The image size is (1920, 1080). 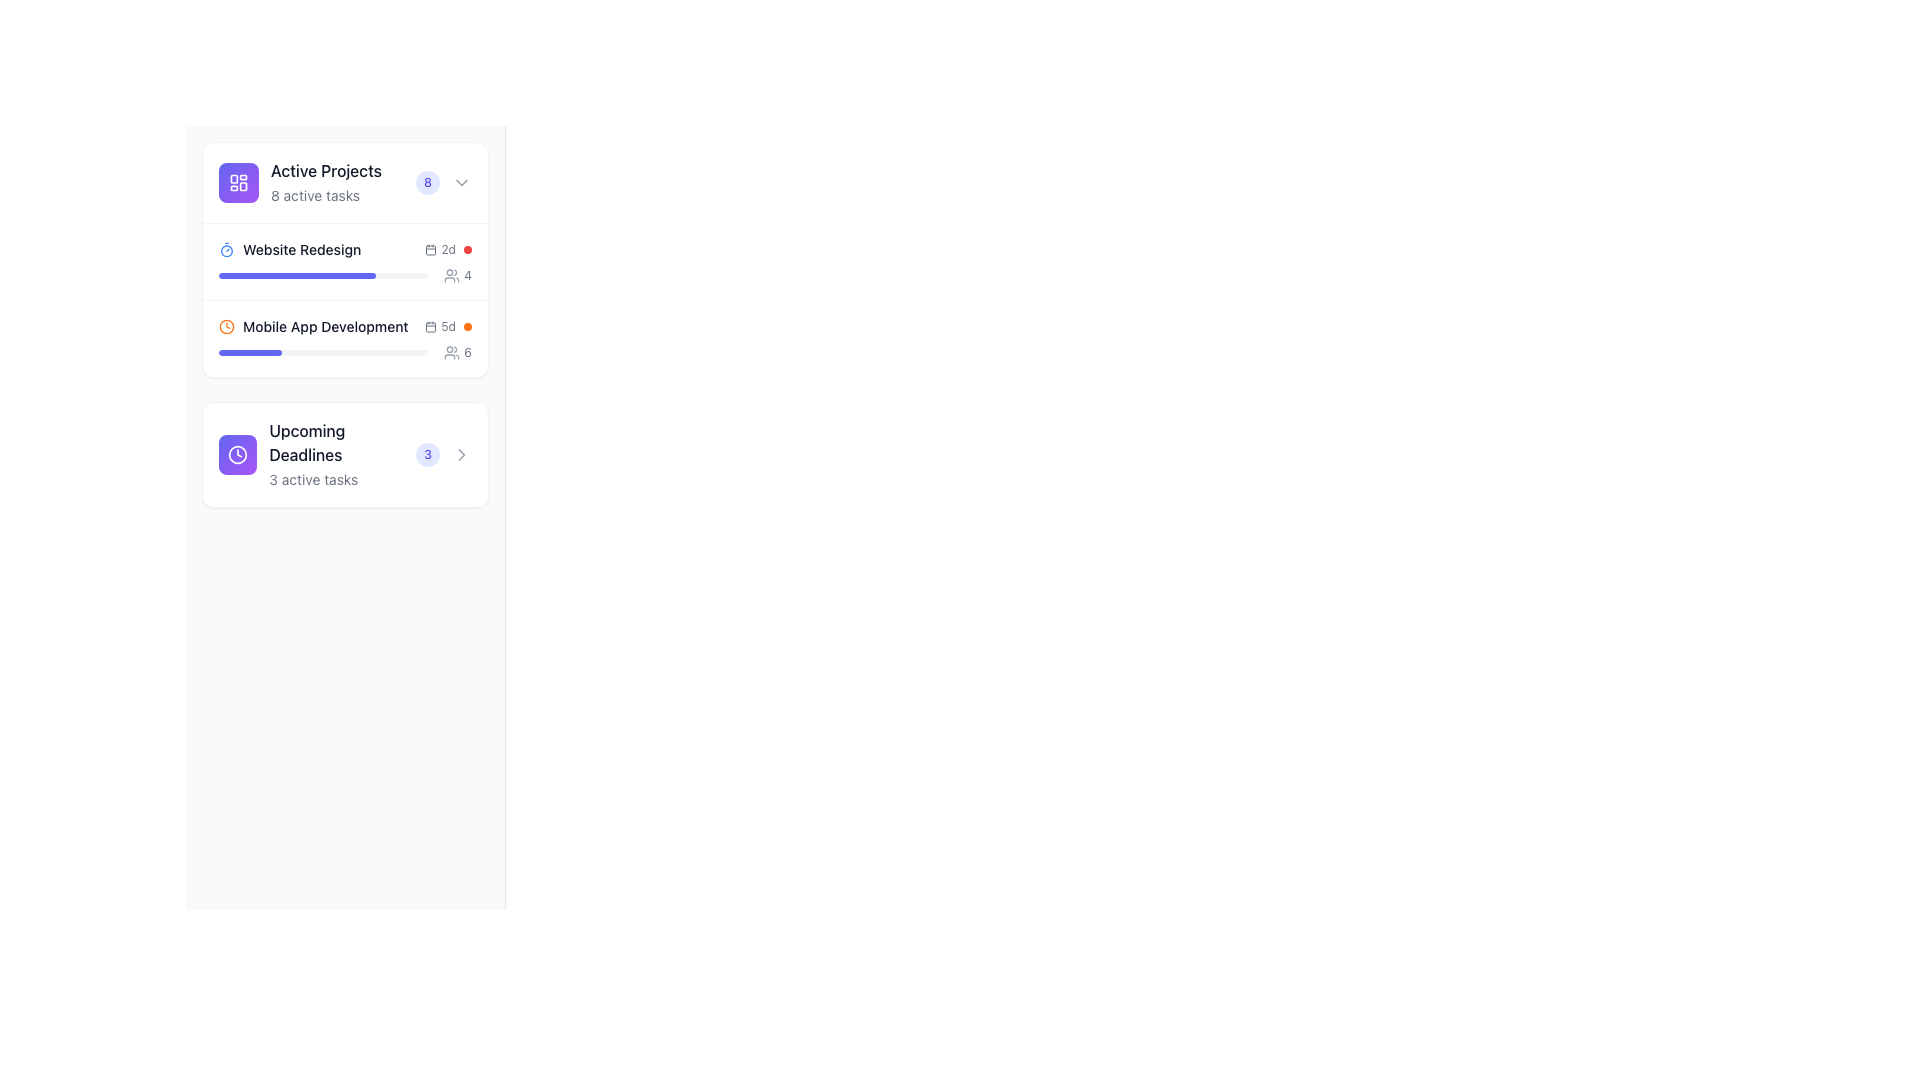 I want to click on information from the Text label that indicates the number of active tasks associated with the 'Upcoming Deadlines' section, located directly beneath the 'Upcoming Deadlines' header, so click(x=312, y=479).